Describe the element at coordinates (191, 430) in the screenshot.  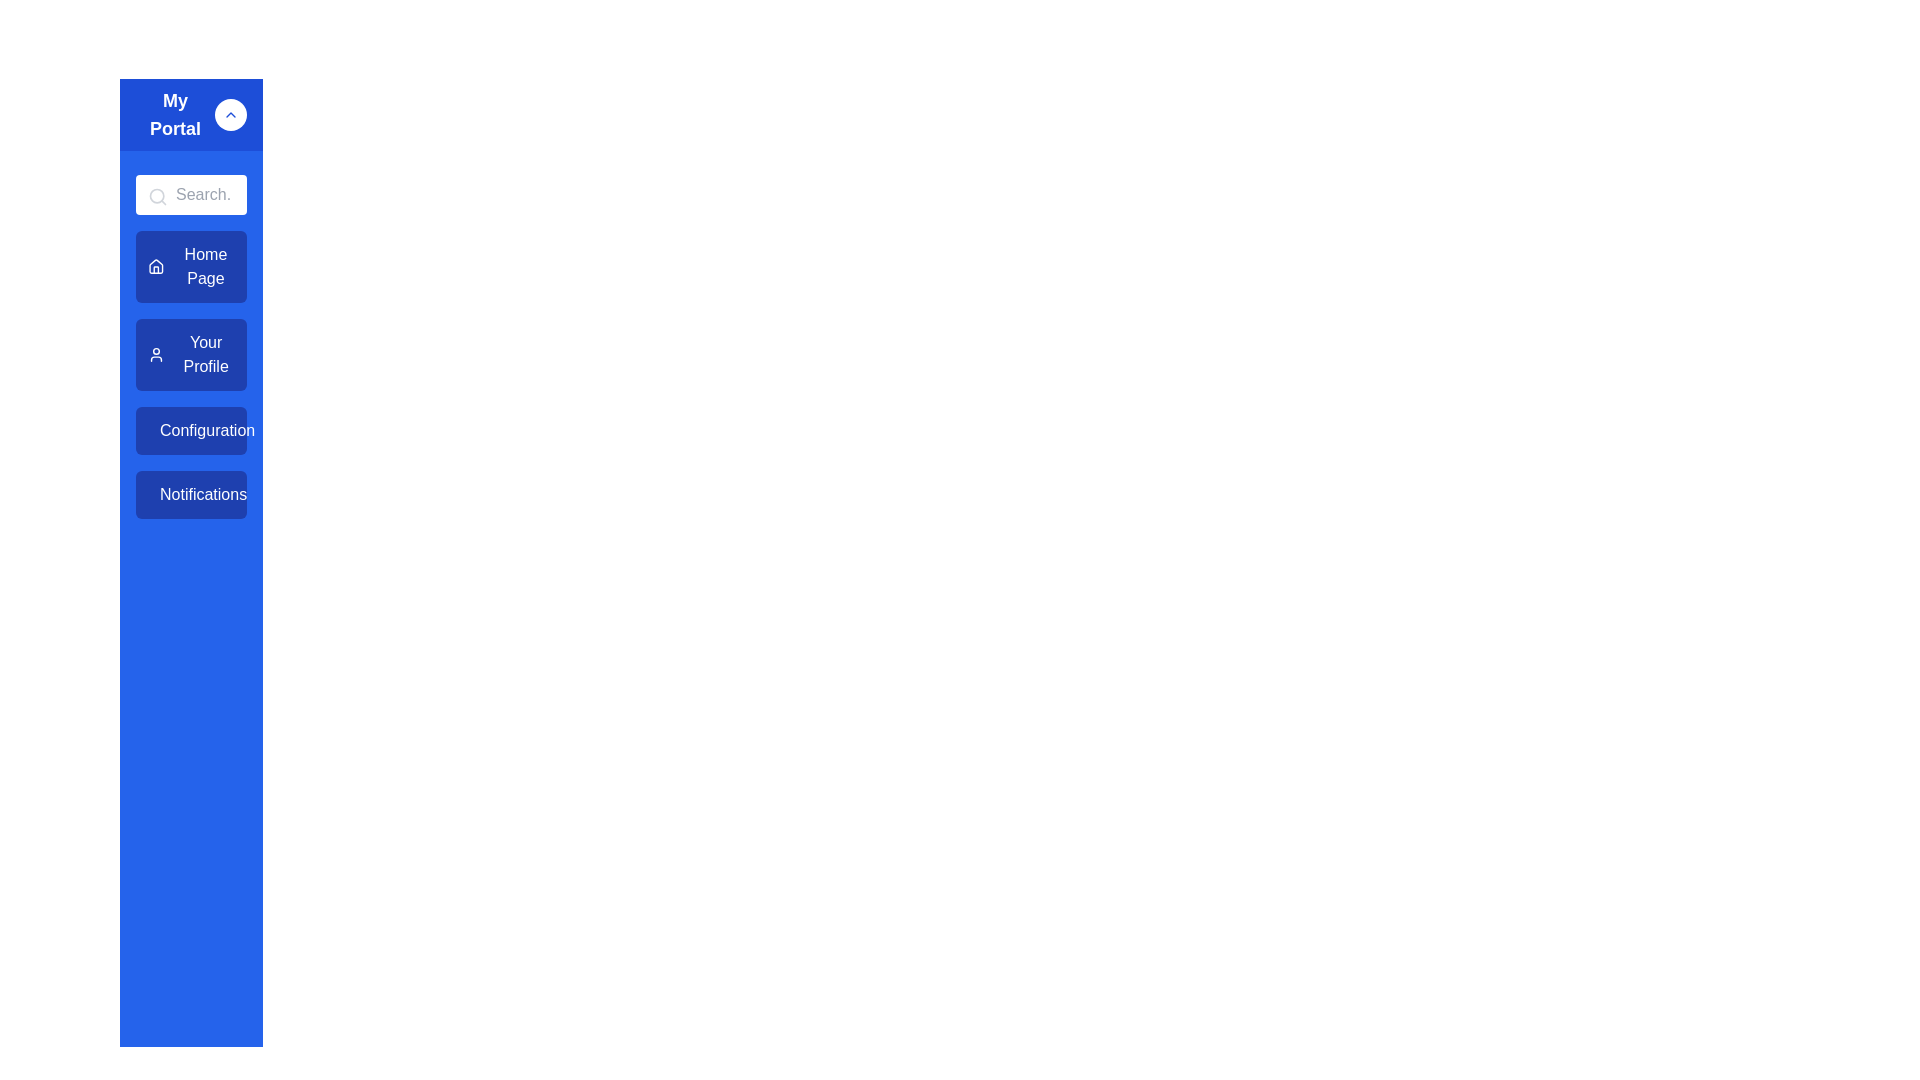
I see `the 'Configuration' button located in the third position of the vertical sidebar menu` at that location.